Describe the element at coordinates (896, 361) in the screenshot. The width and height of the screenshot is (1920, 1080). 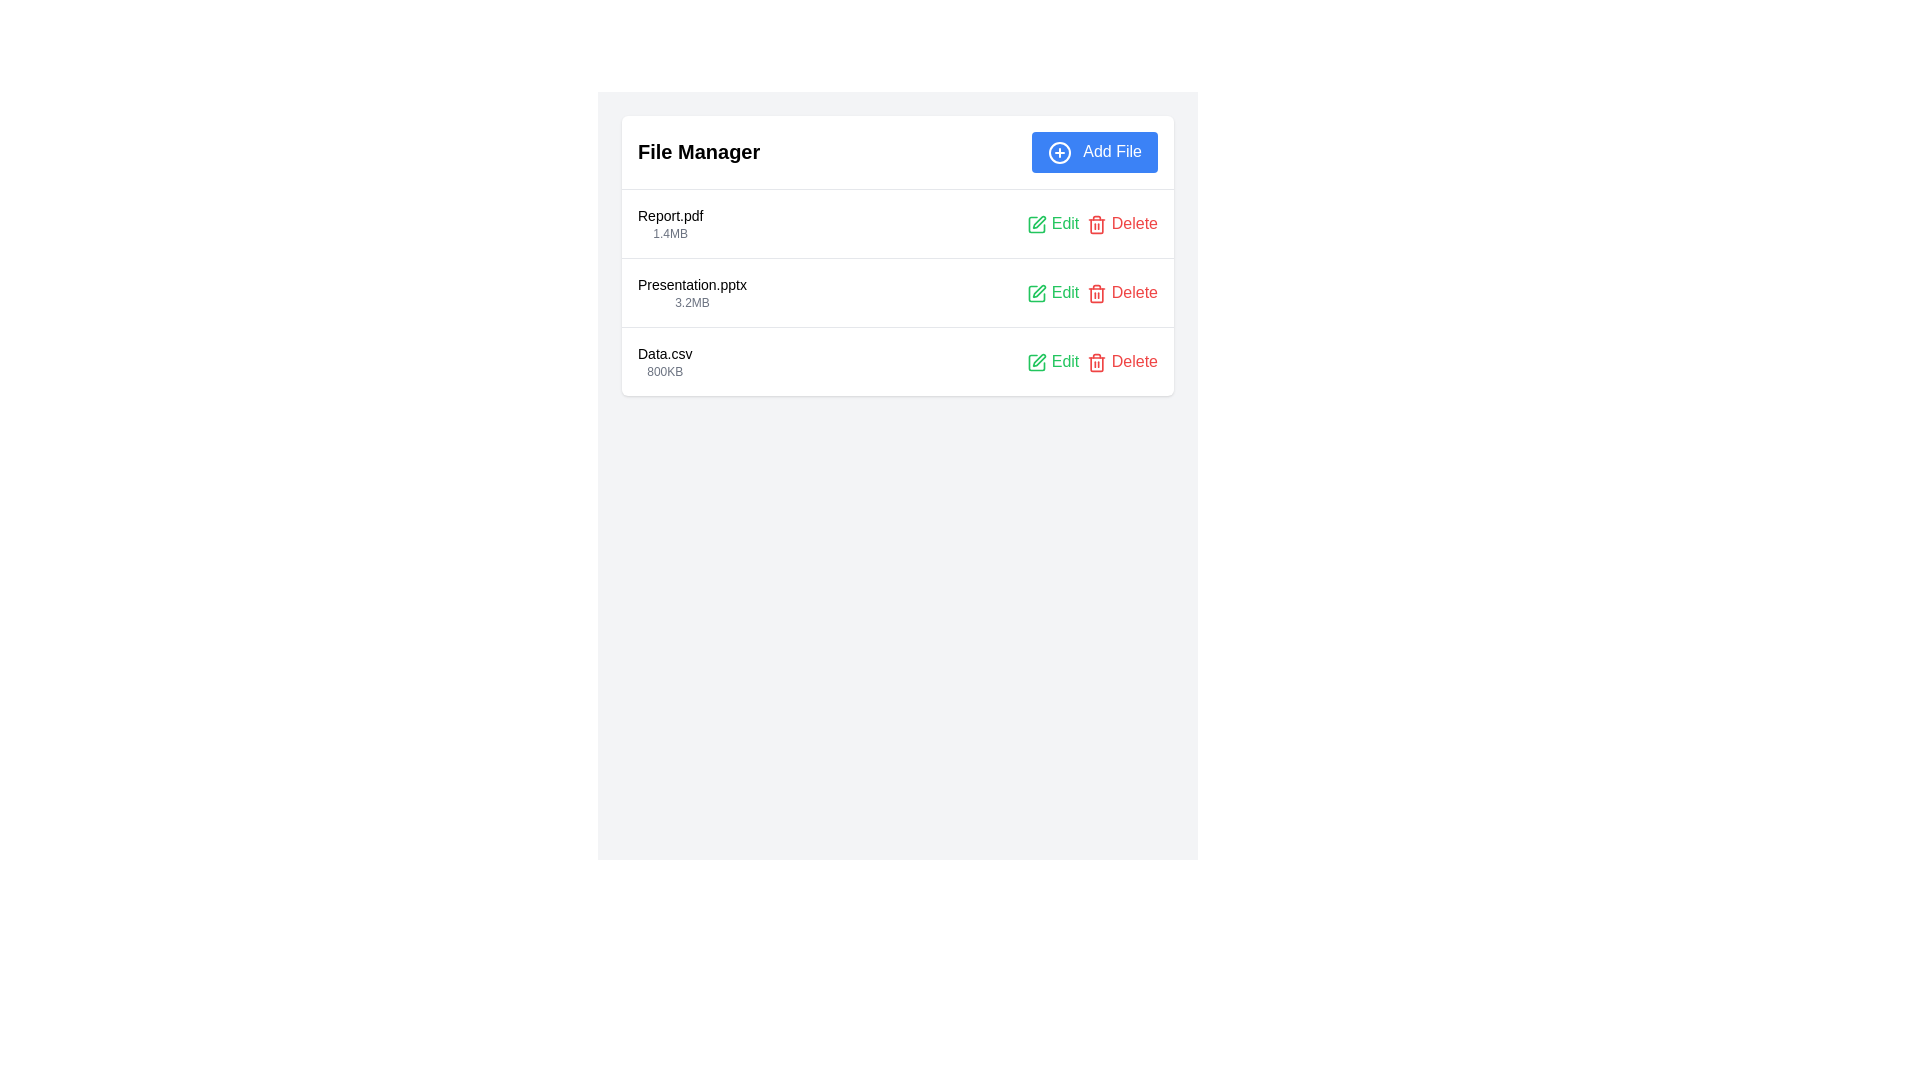
I see `the third row in the file management list, which represents a file entry, located under the 'File Manager' section` at that location.